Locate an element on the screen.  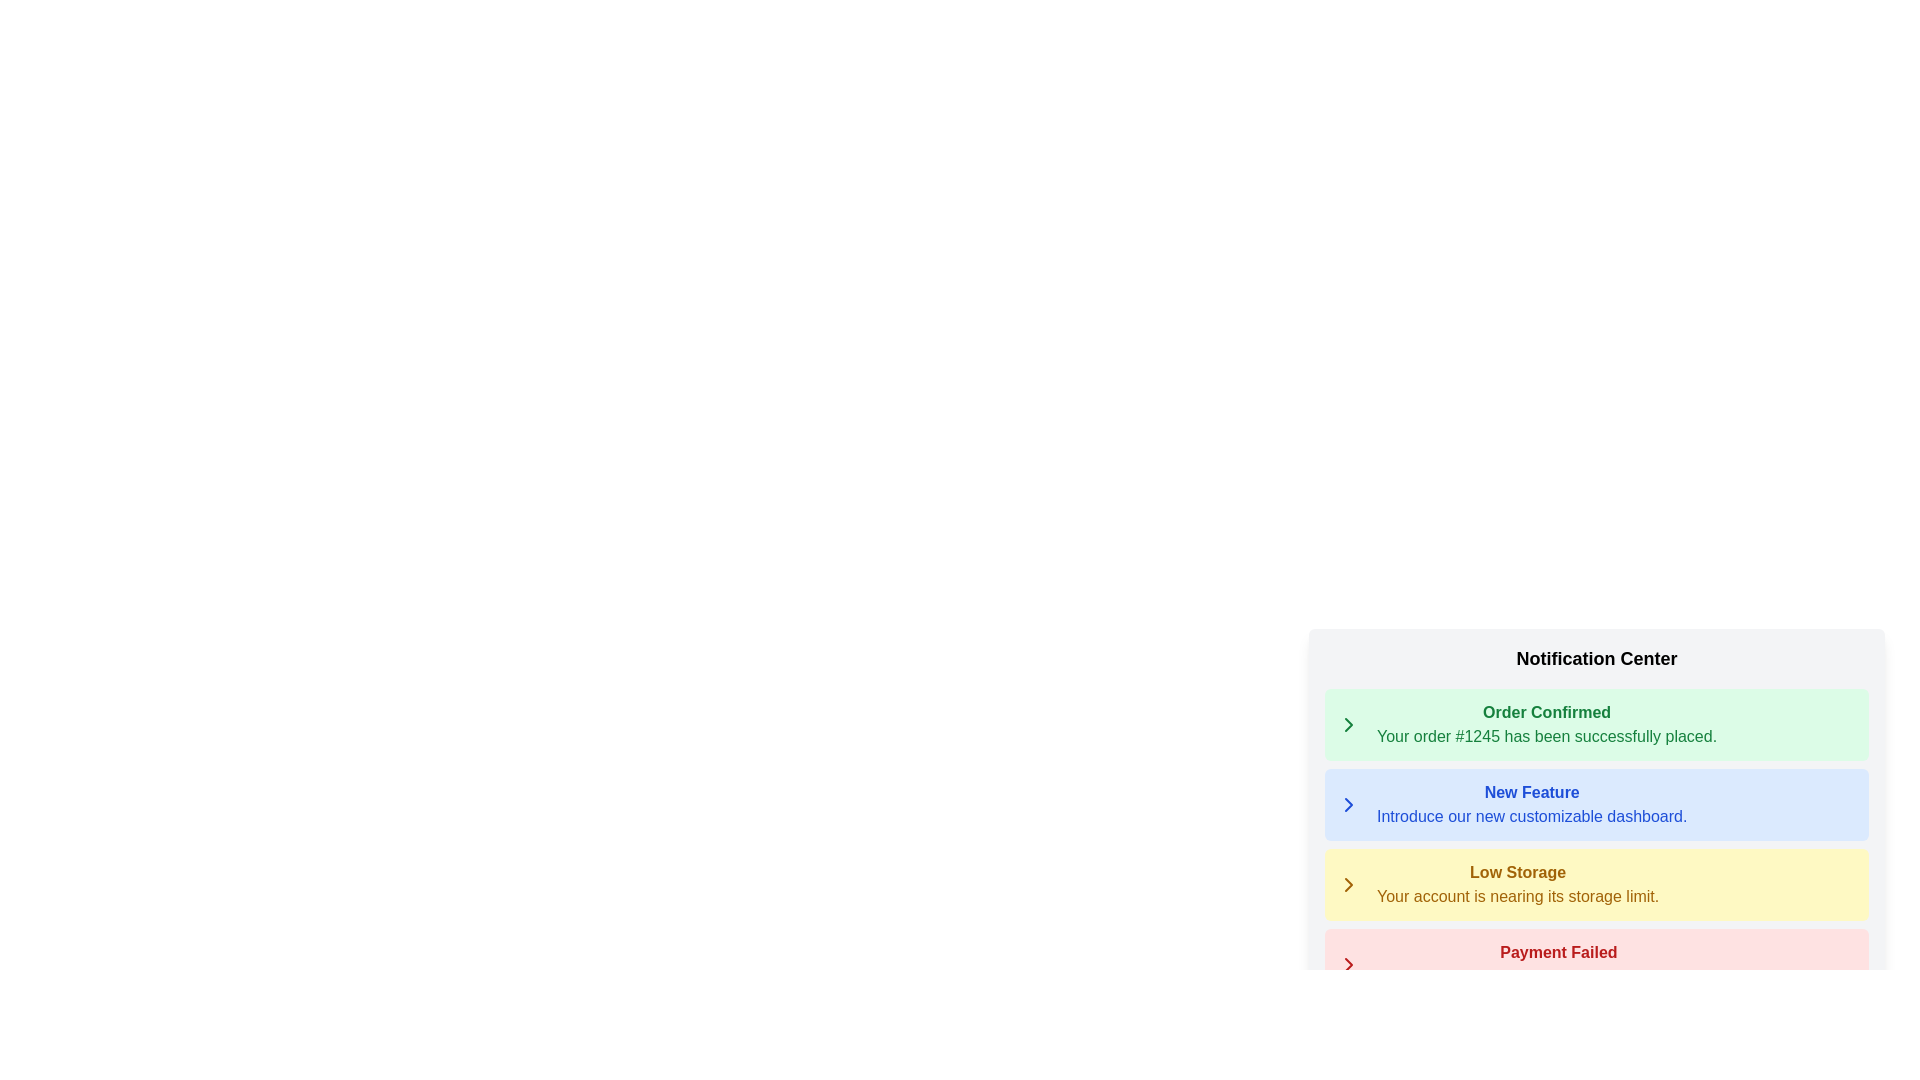
the second notification box in the vertically stacked list under the header 'Notification Center' is located at coordinates (1596, 822).